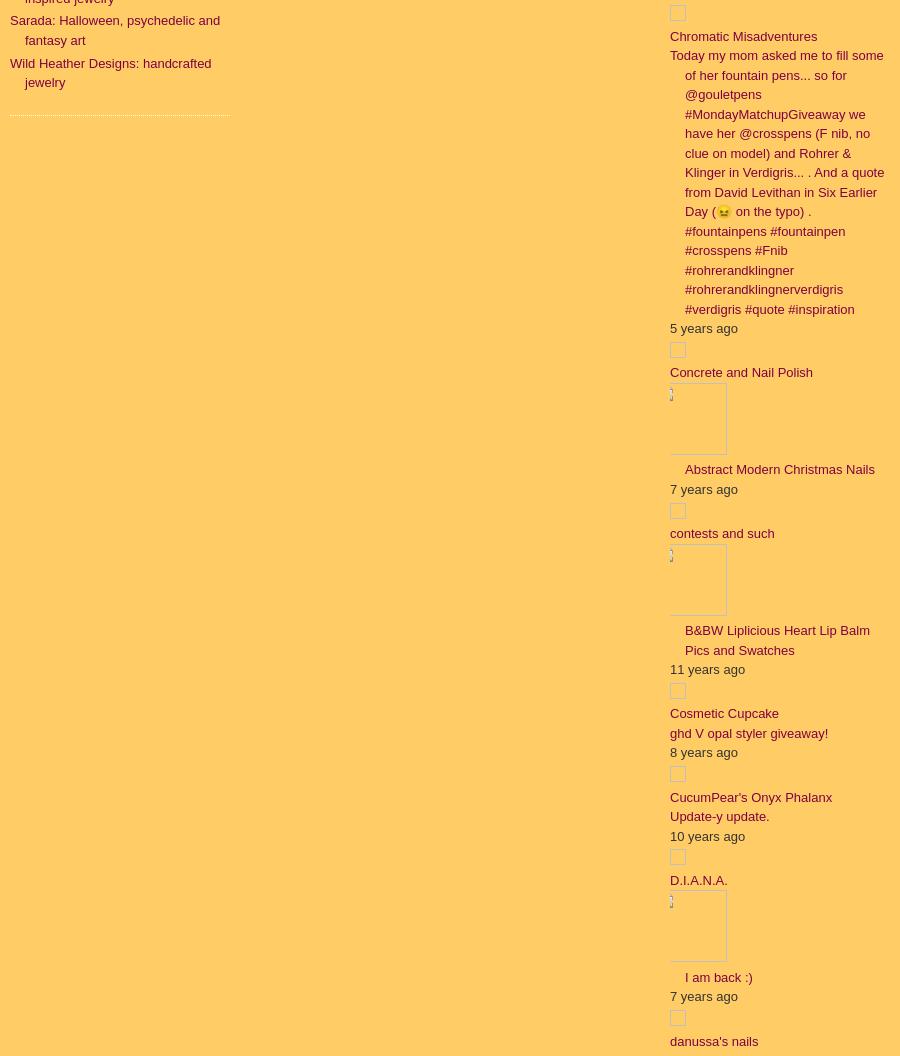 This screenshot has height=1056, width=900. I want to click on '10 years ago', so click(706, 835).